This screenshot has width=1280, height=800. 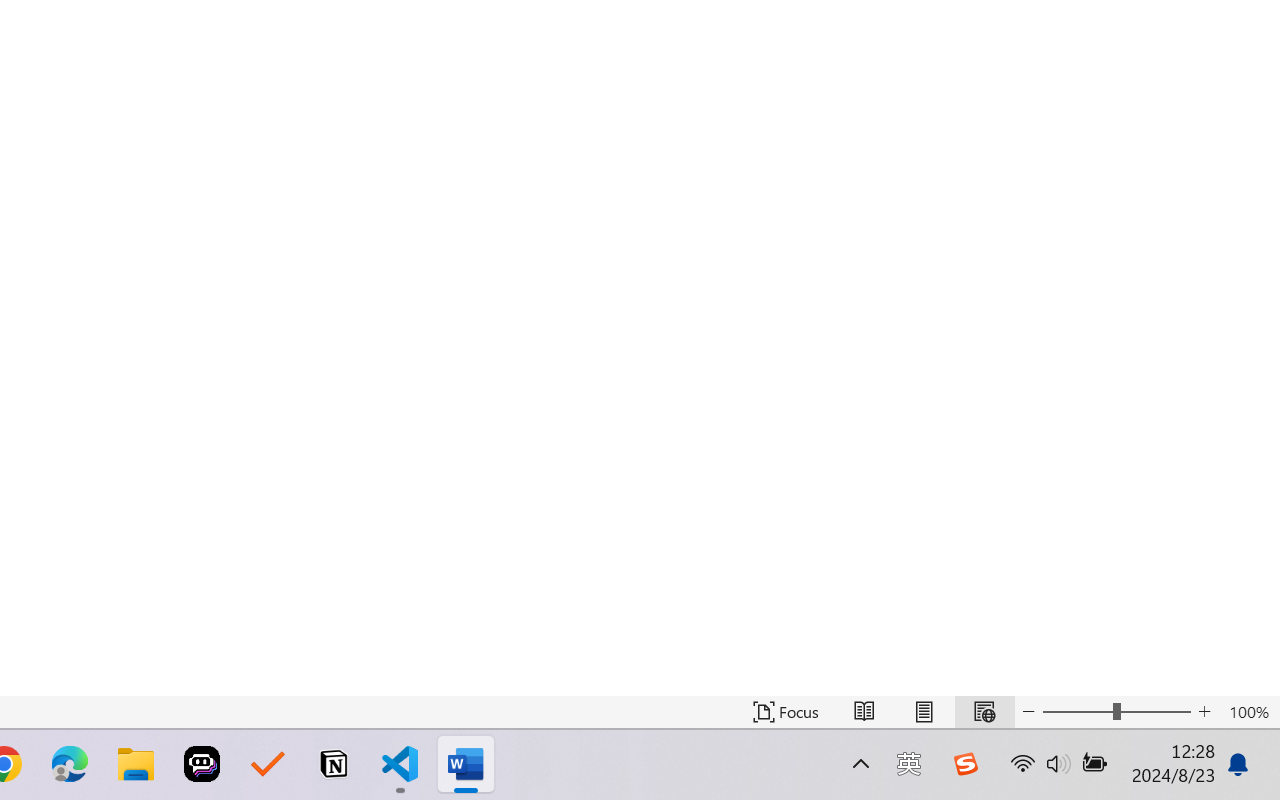 I want to click on 'Zoom 100%', so click(x=1248, y=711).